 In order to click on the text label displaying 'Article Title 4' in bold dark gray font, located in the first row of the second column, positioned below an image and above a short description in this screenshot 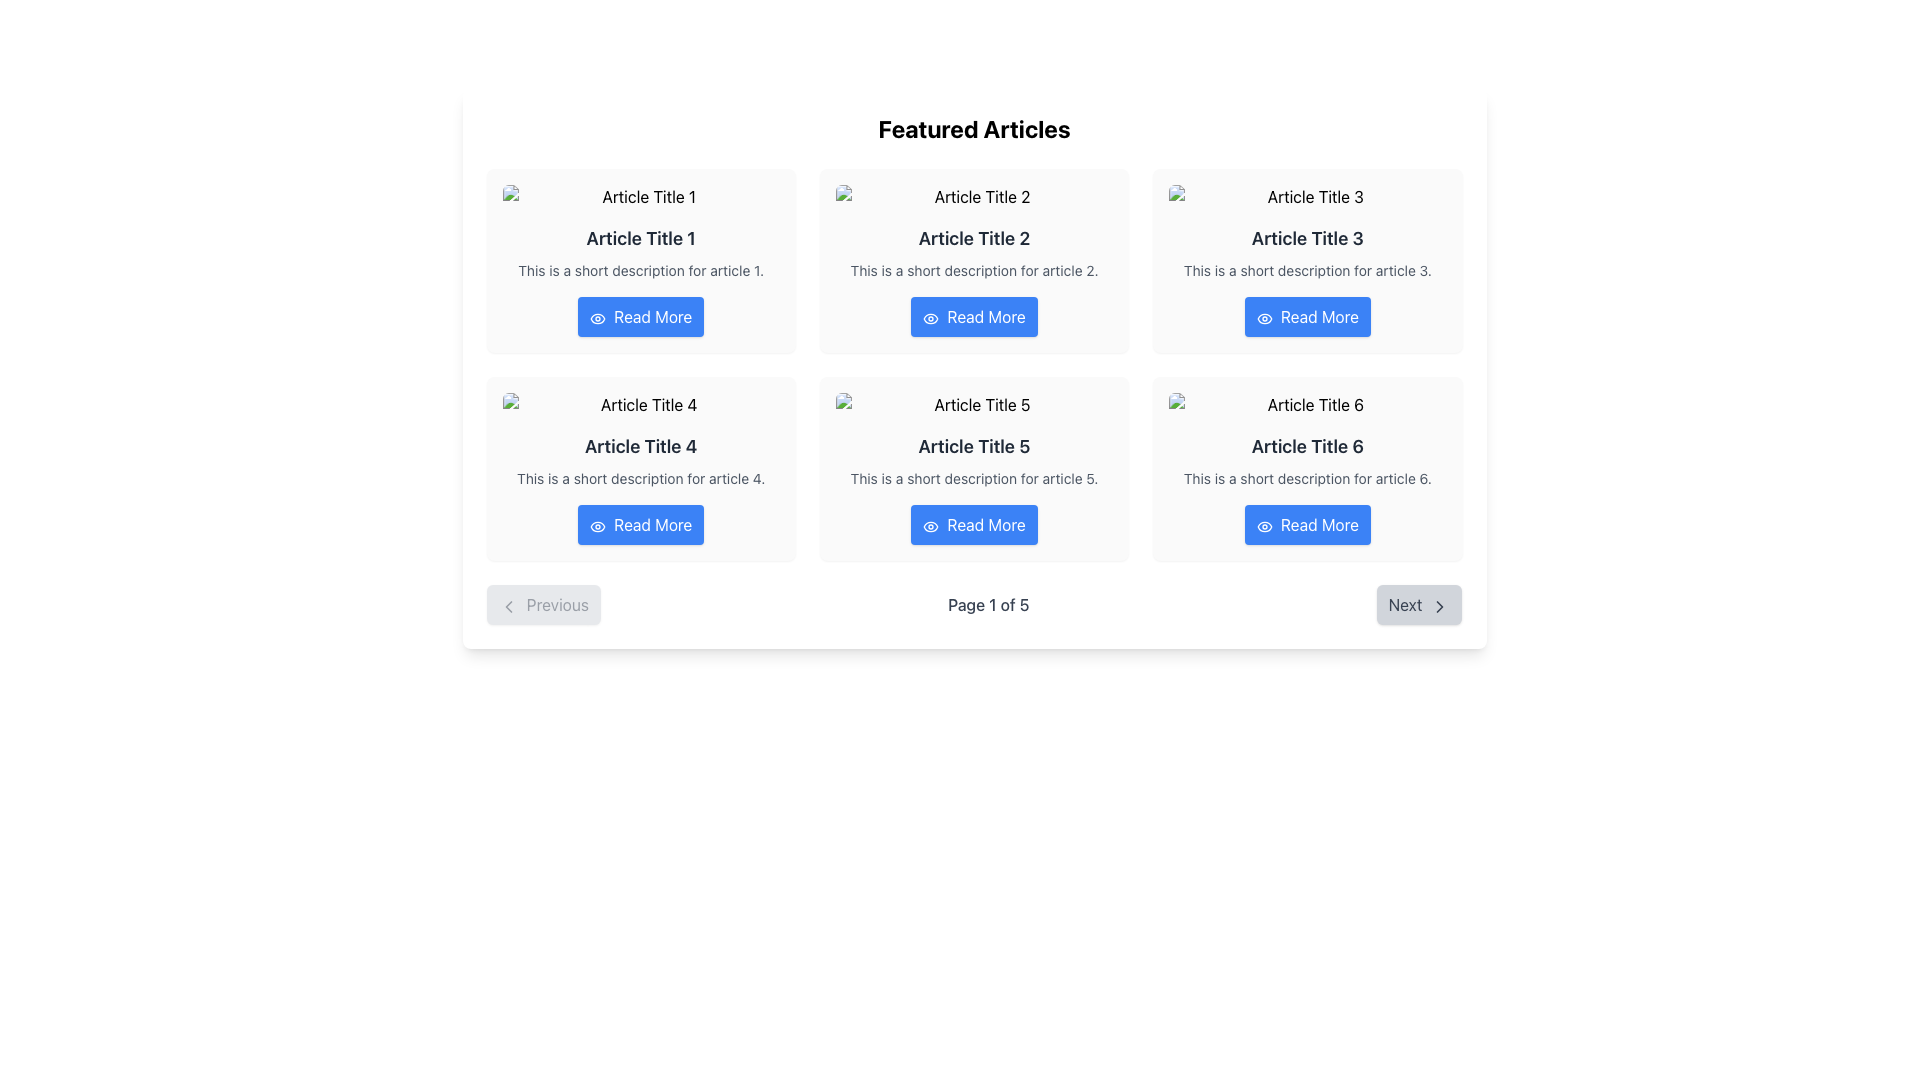, I will do `click(641, 446)`.